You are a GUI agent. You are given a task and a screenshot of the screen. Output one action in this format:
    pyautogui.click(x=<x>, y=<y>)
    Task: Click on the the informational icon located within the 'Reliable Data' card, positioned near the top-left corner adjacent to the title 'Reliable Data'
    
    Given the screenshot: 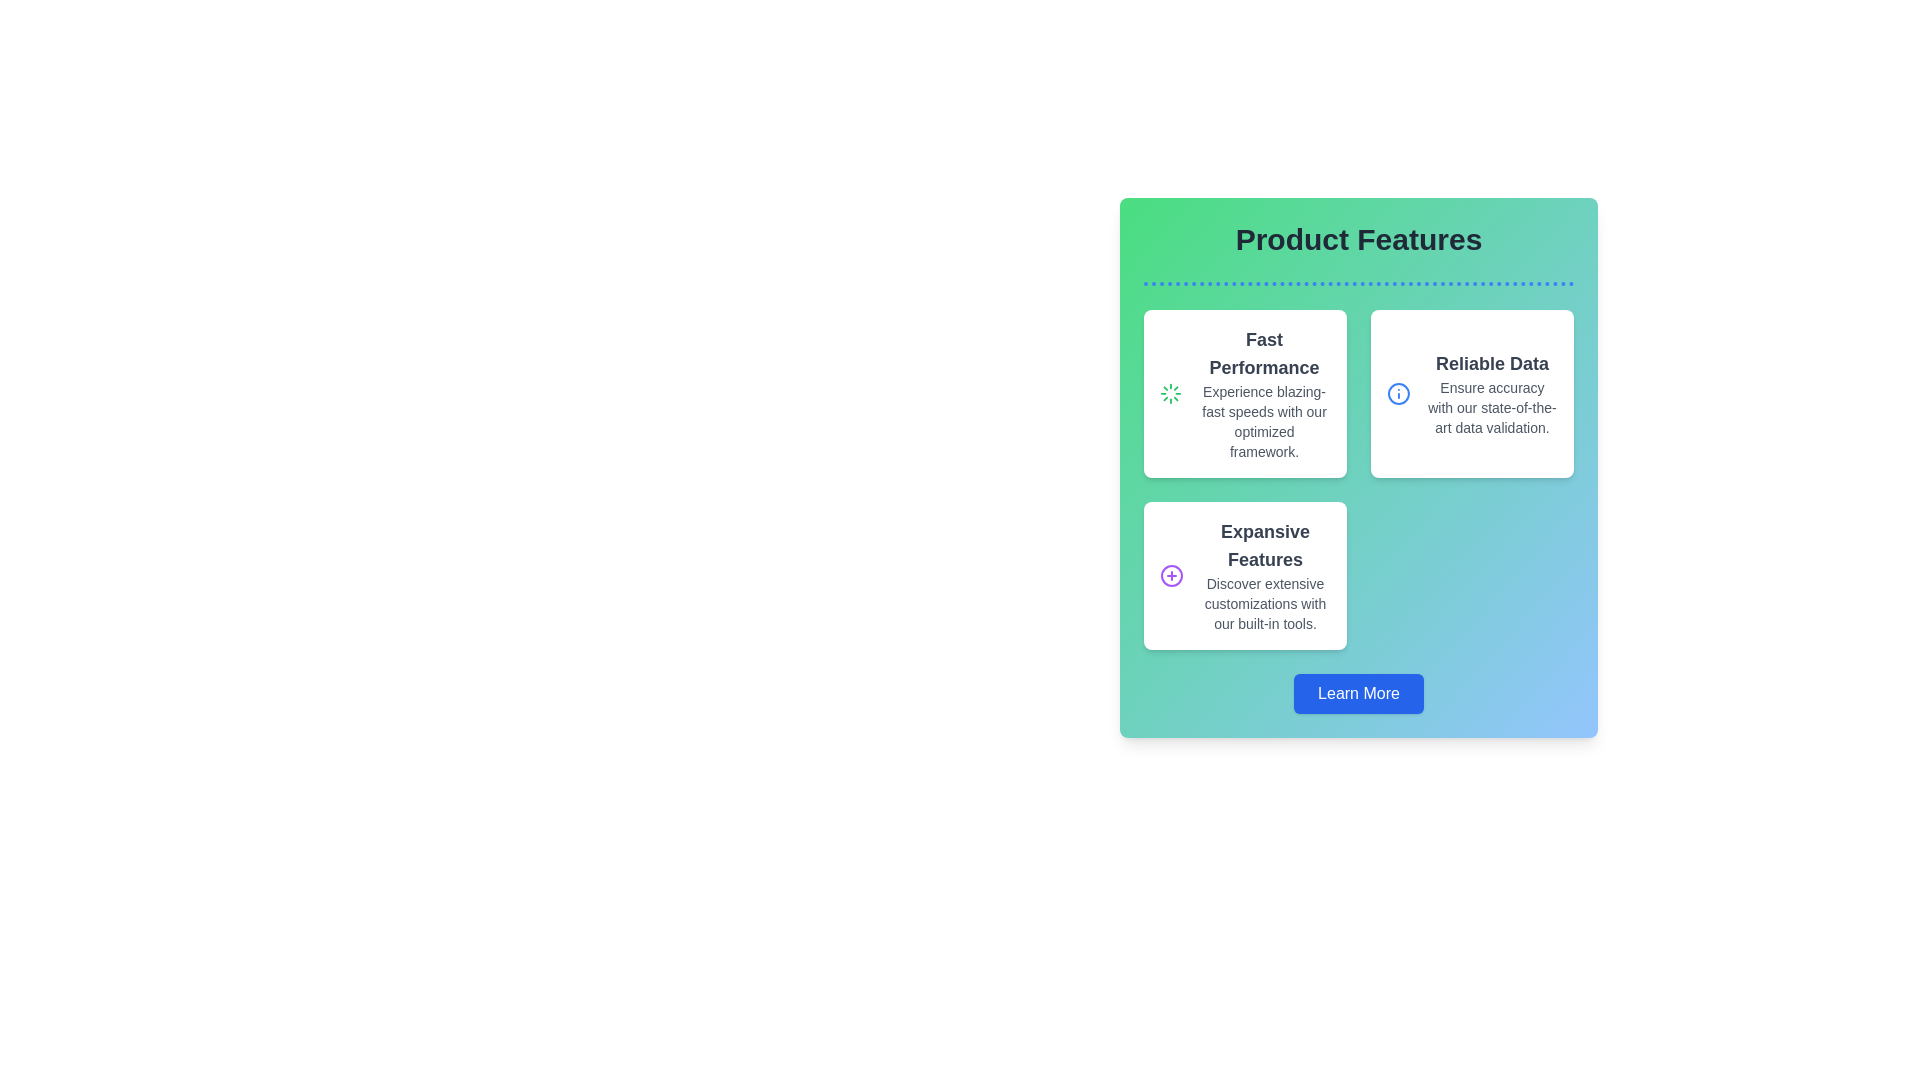 What is the action you would take?
    pyautogui.click(x=1397, y=393)
    